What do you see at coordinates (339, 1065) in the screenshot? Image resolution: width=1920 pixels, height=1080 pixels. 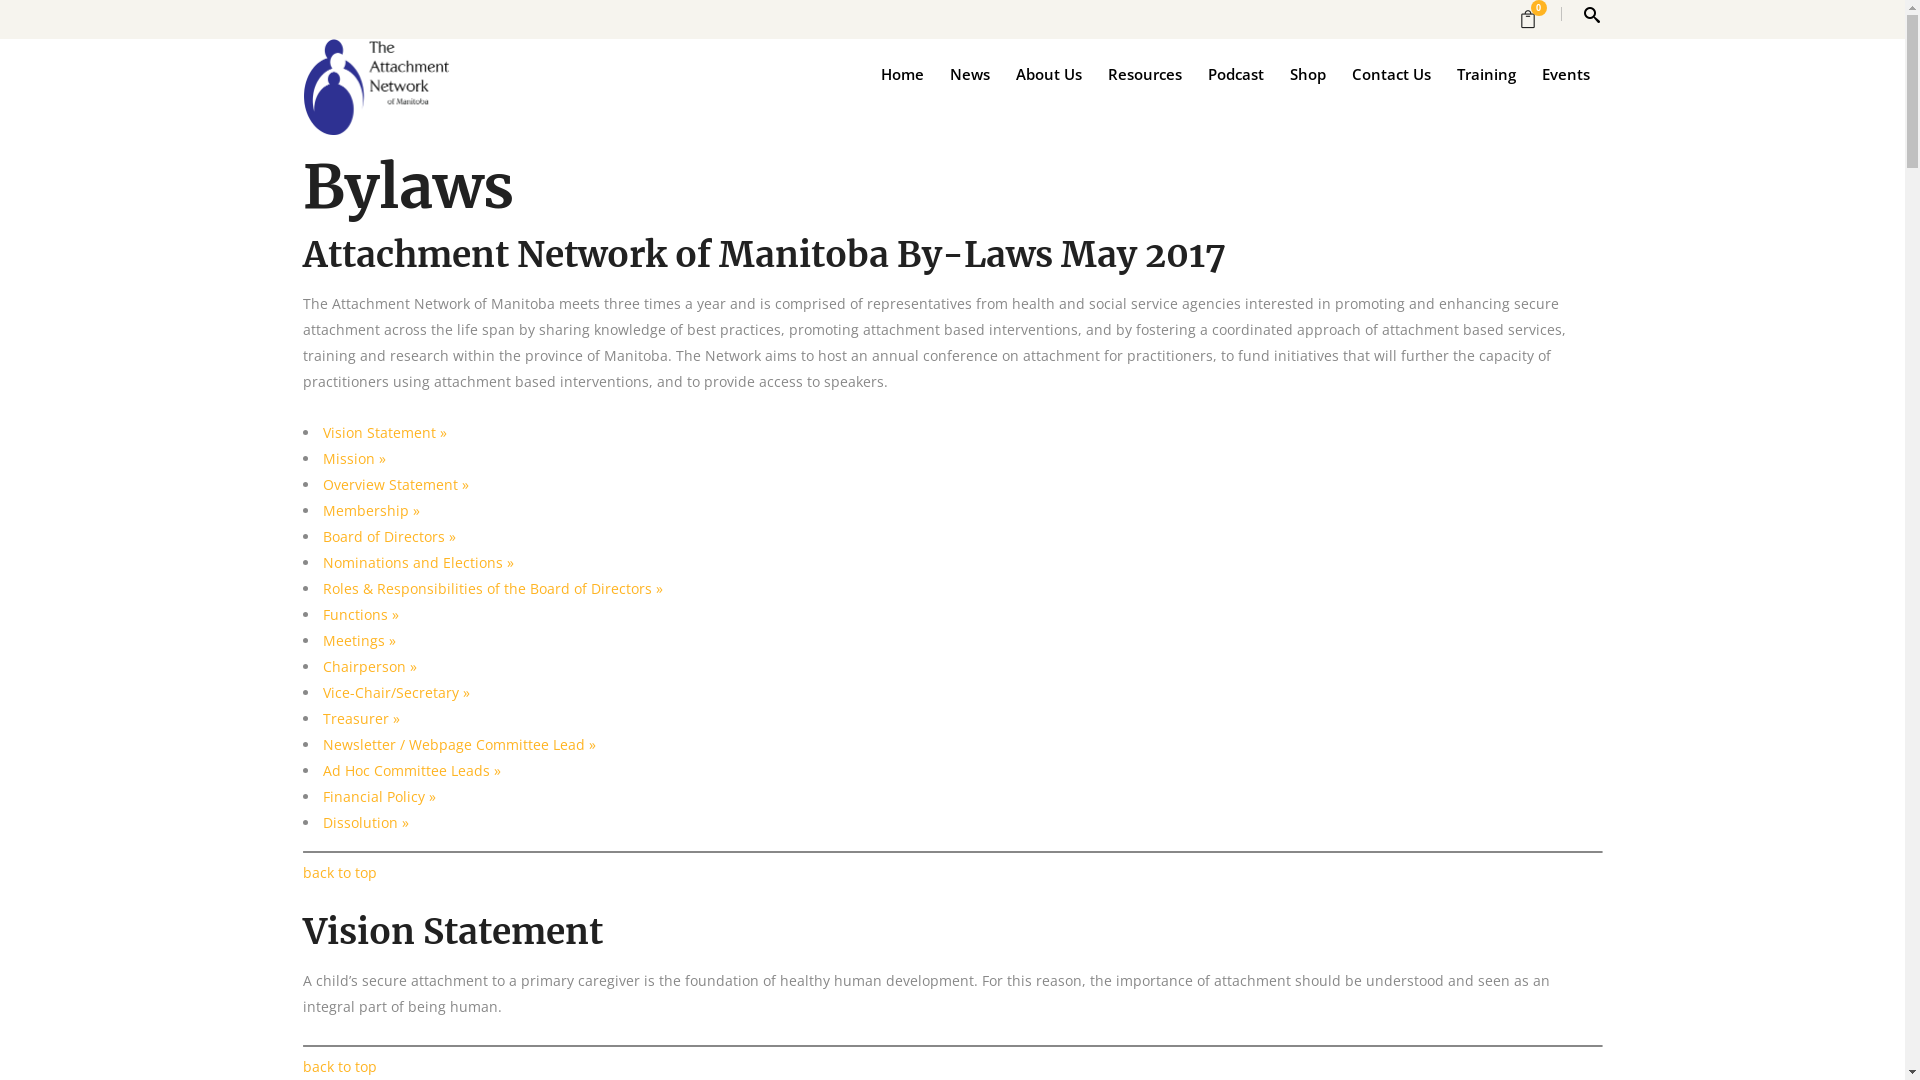 I see `'back to top'` at bounding box center [339, 1065].